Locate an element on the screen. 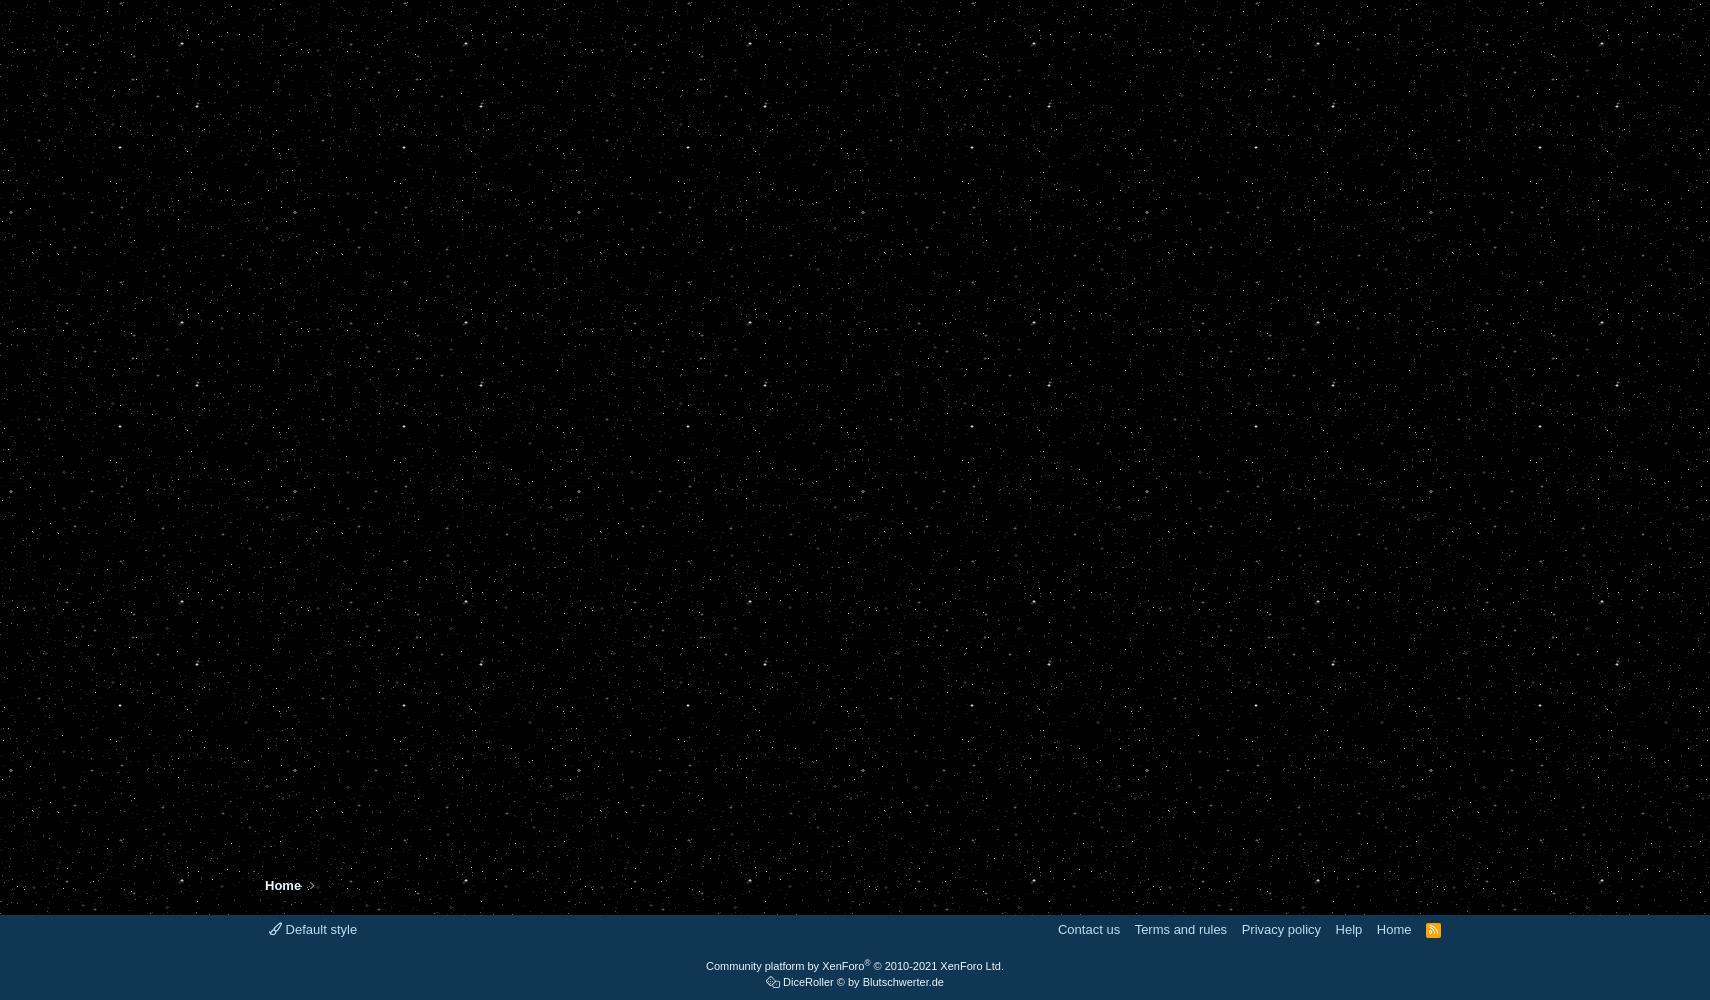  'Help' is located at coordinates (1348, 929).